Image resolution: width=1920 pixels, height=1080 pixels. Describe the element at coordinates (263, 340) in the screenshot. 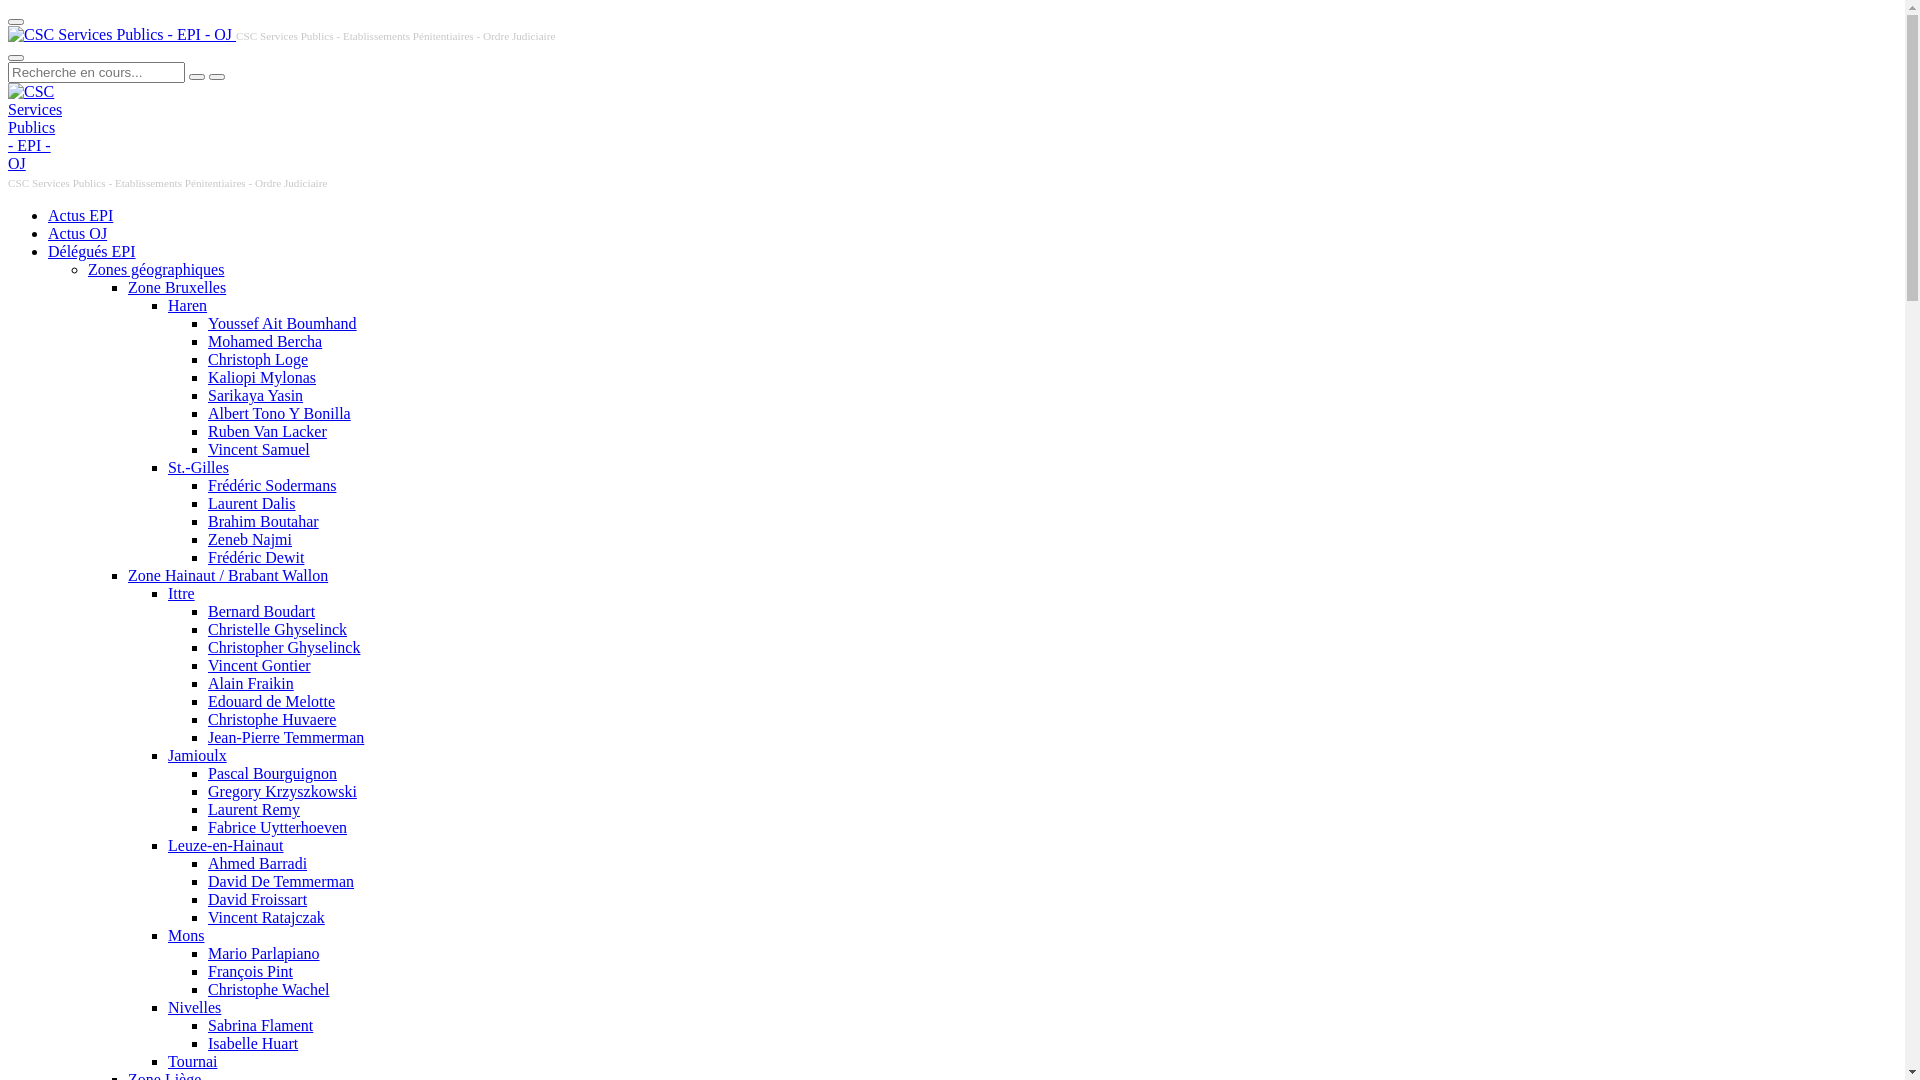

I see `'Mohamed Bercha'` at that location.